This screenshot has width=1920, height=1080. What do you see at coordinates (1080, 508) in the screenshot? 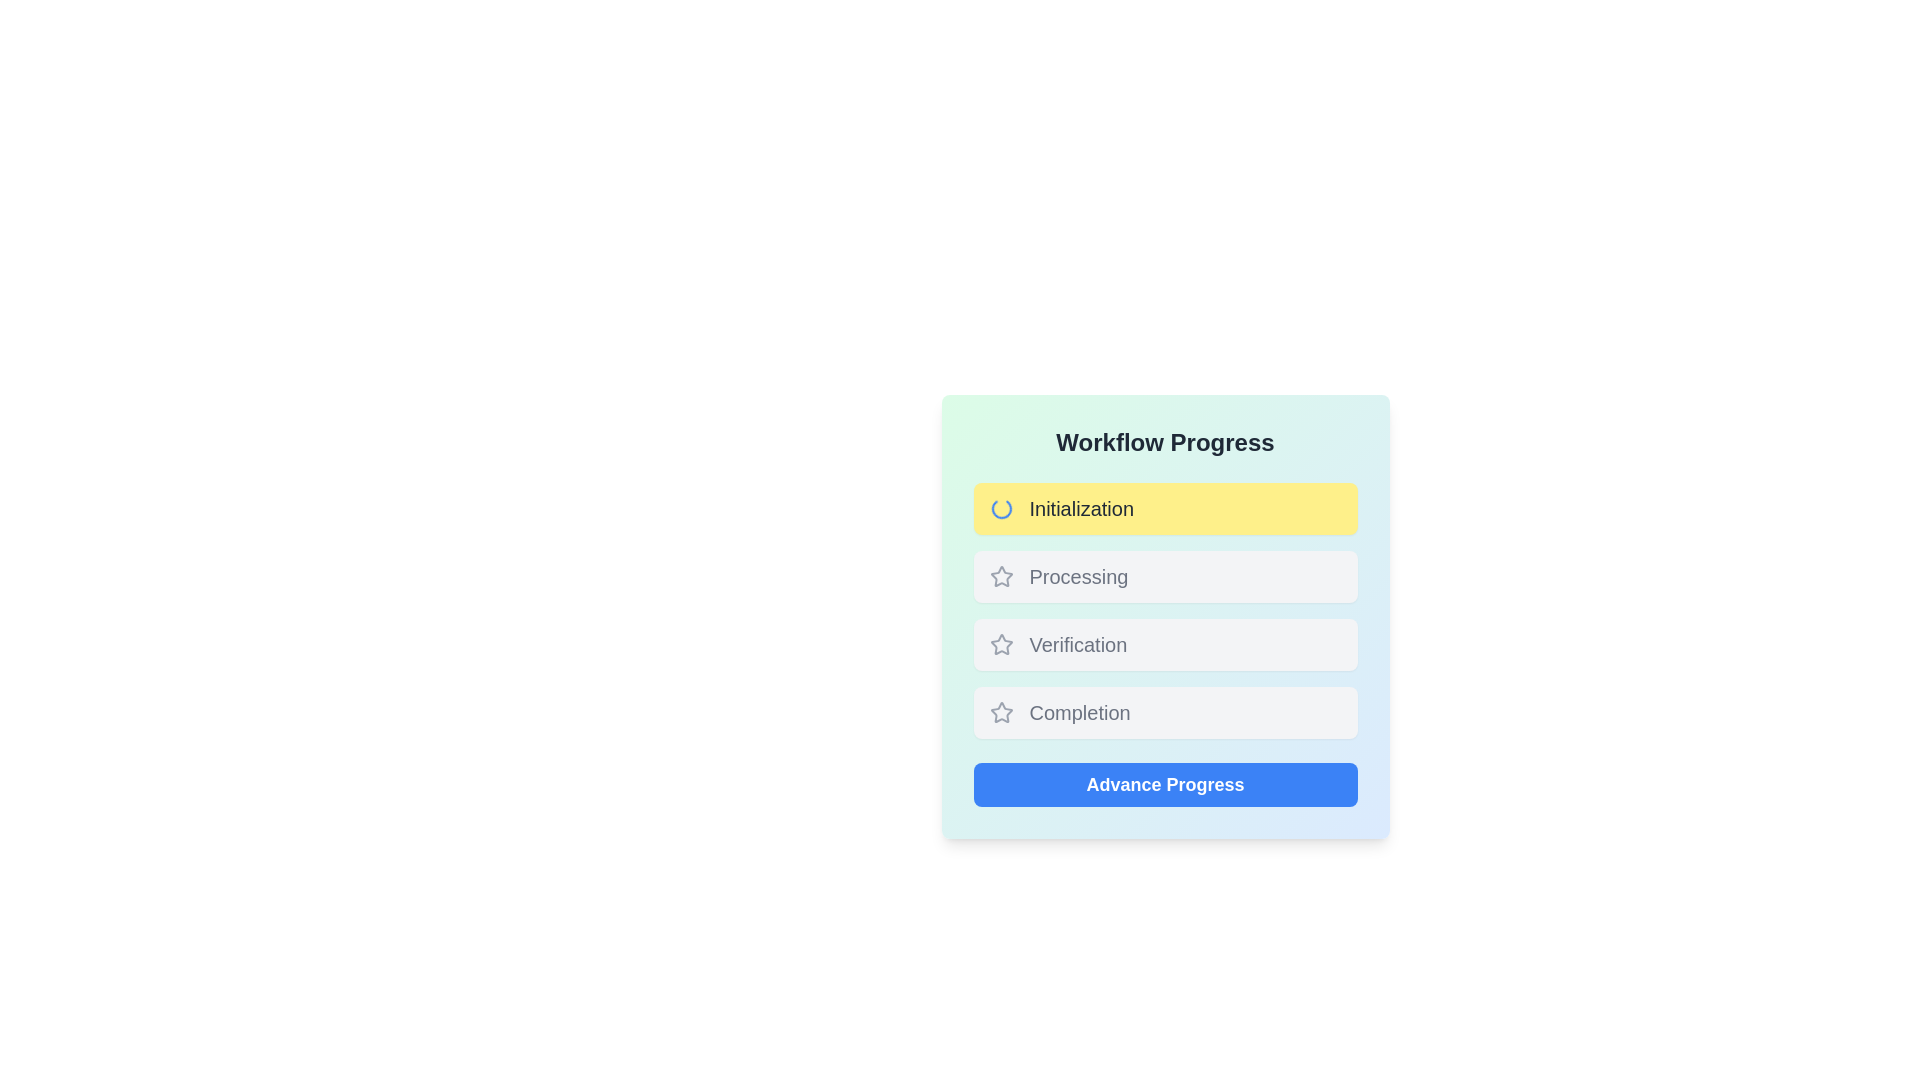
I see `the label that displays the word 'Initialization' in bold and dark gray font, located within a yellow background next to a spinning circular icon in the first item of a workflow progress list` at bounding box center [1080, 508].